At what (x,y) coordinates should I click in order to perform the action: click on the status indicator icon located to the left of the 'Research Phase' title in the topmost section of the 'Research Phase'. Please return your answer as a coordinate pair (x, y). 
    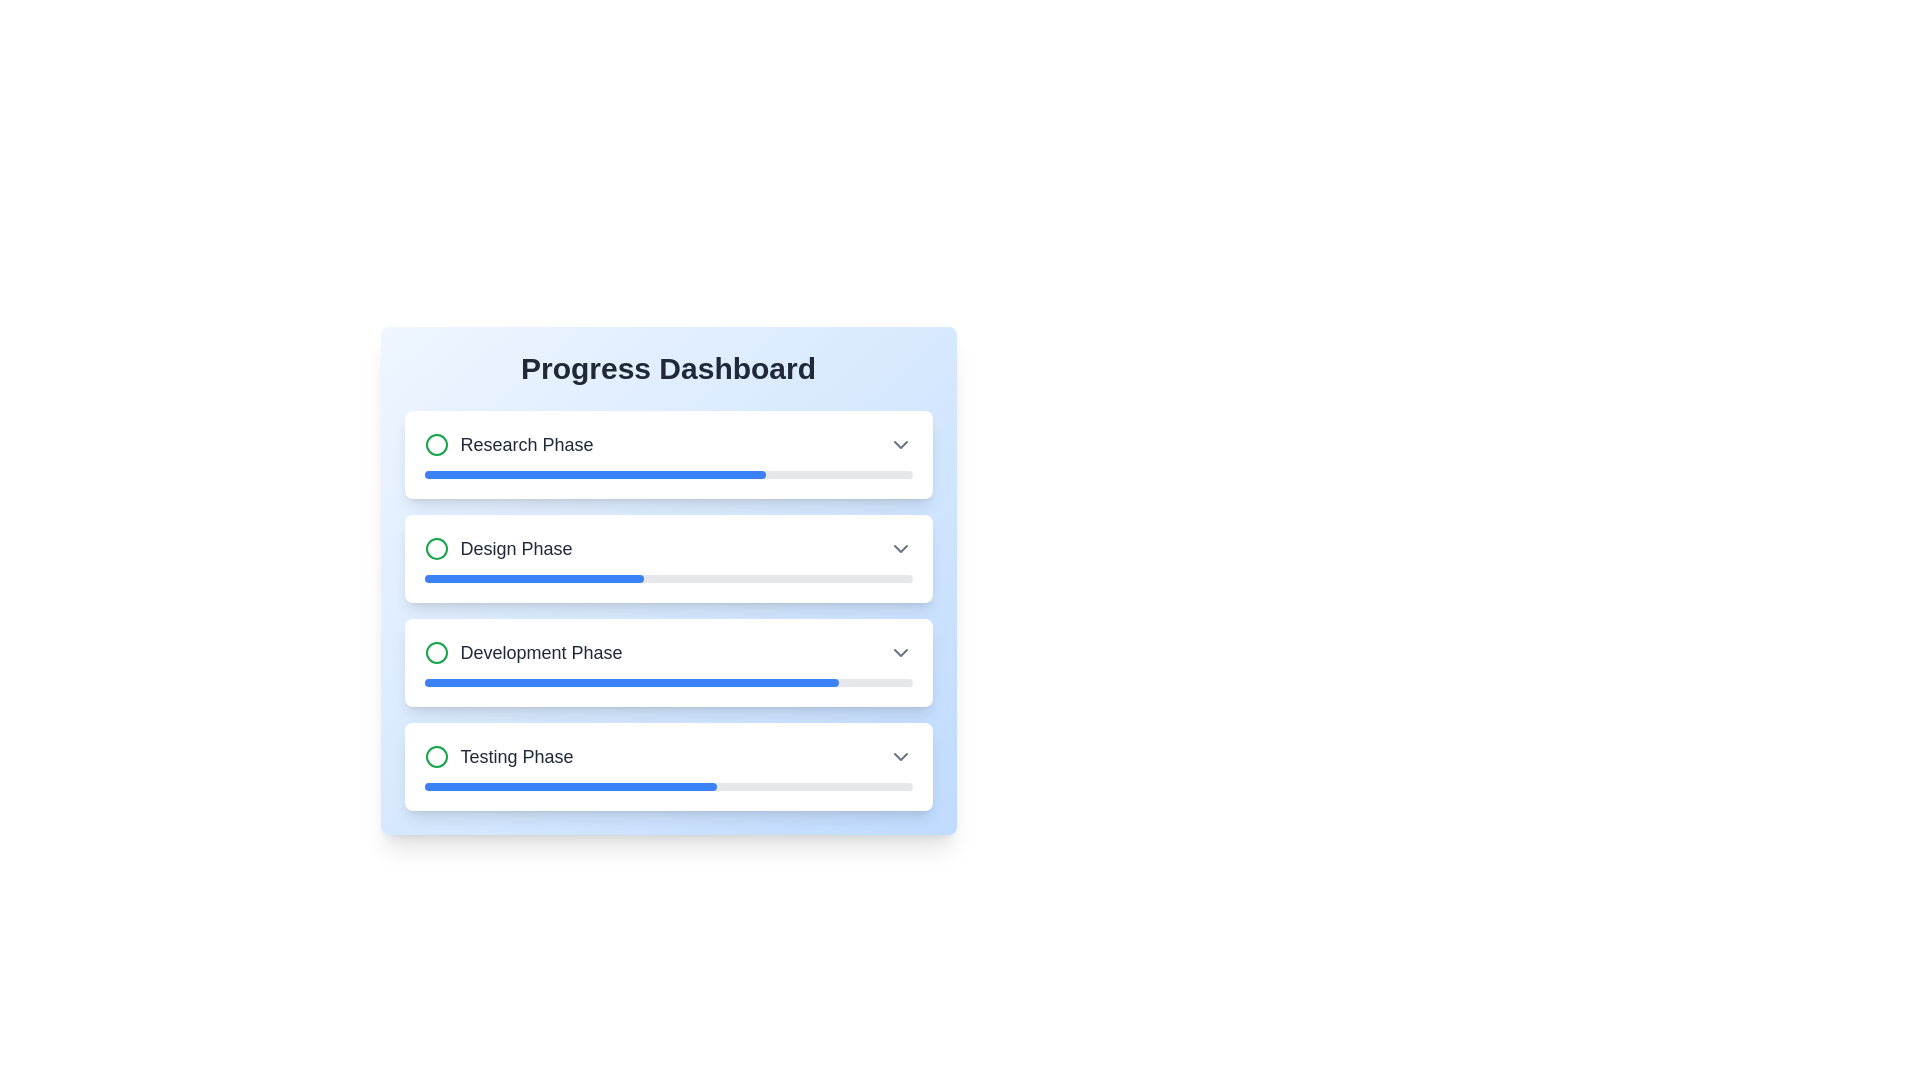
    Looking at the image, I should click on (435, 443).